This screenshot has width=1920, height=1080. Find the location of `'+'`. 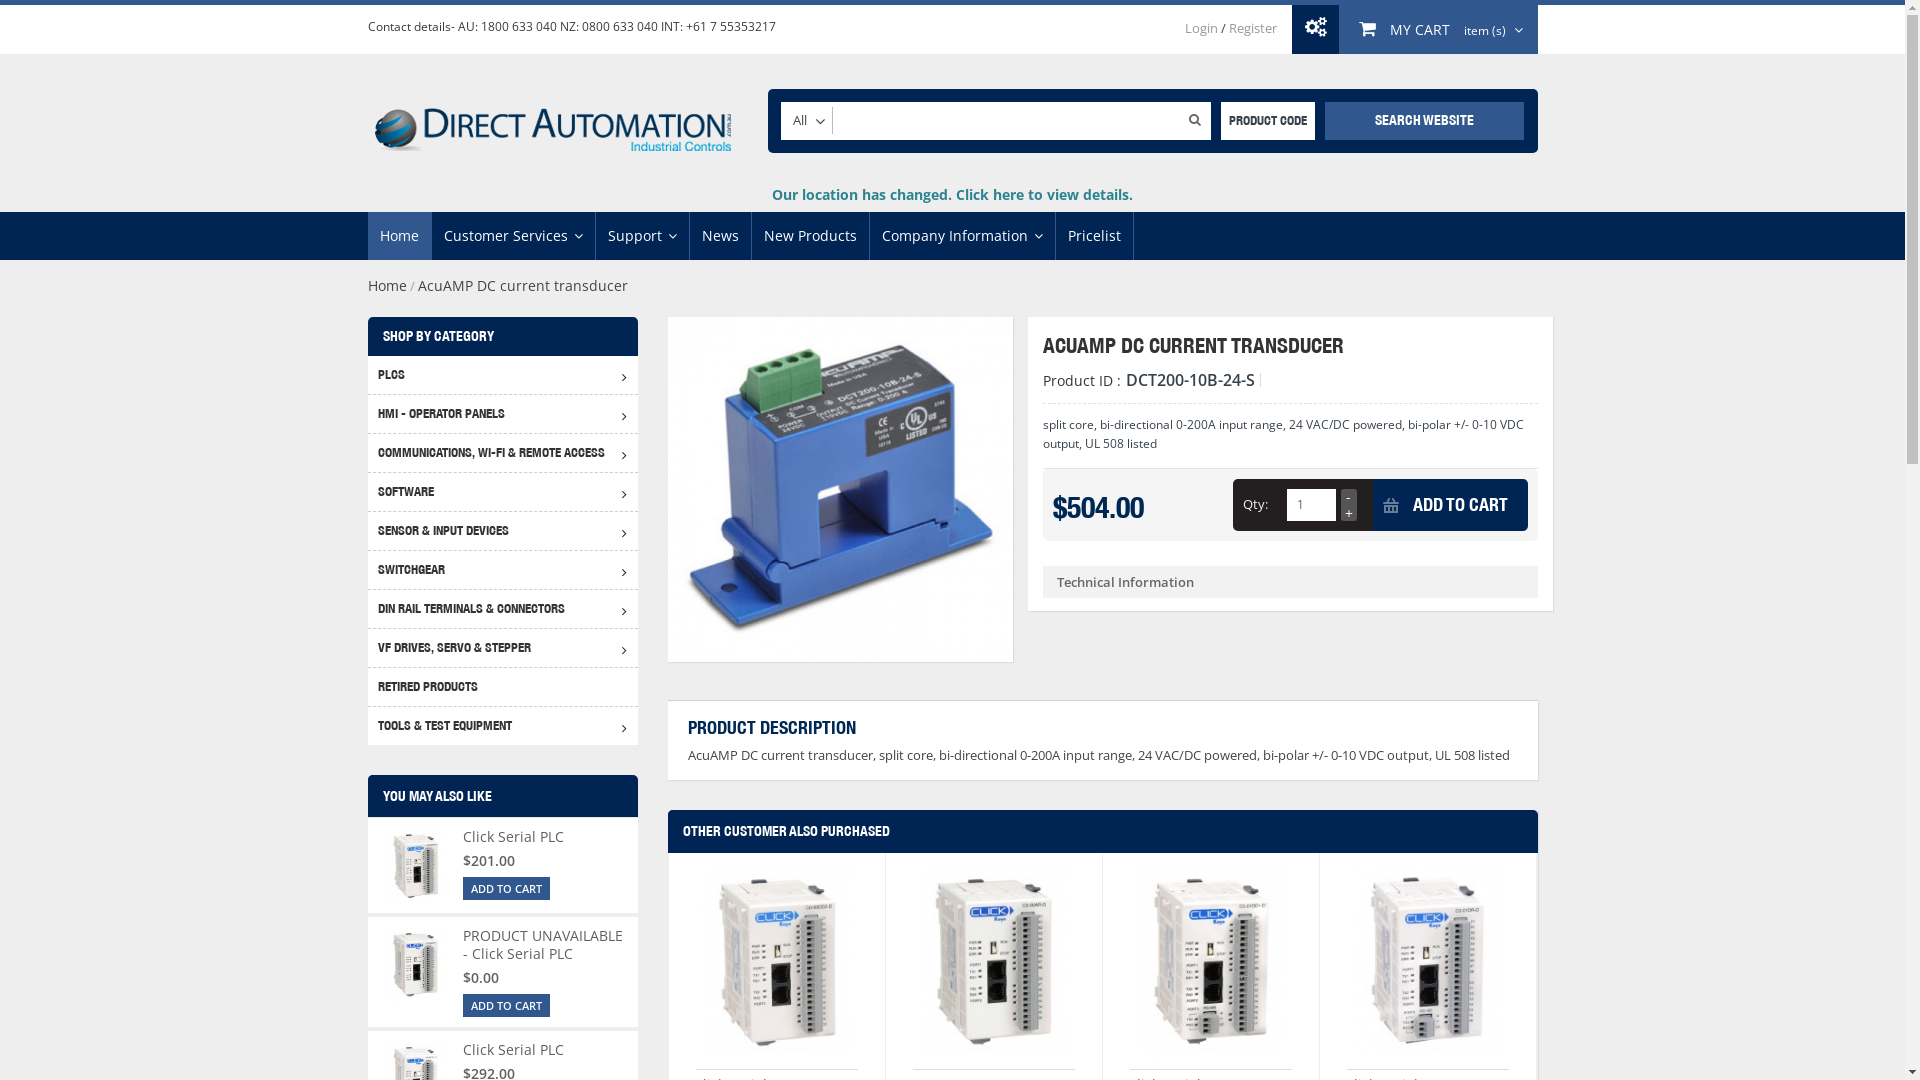

'+' is located at coordinates (1348, 512).